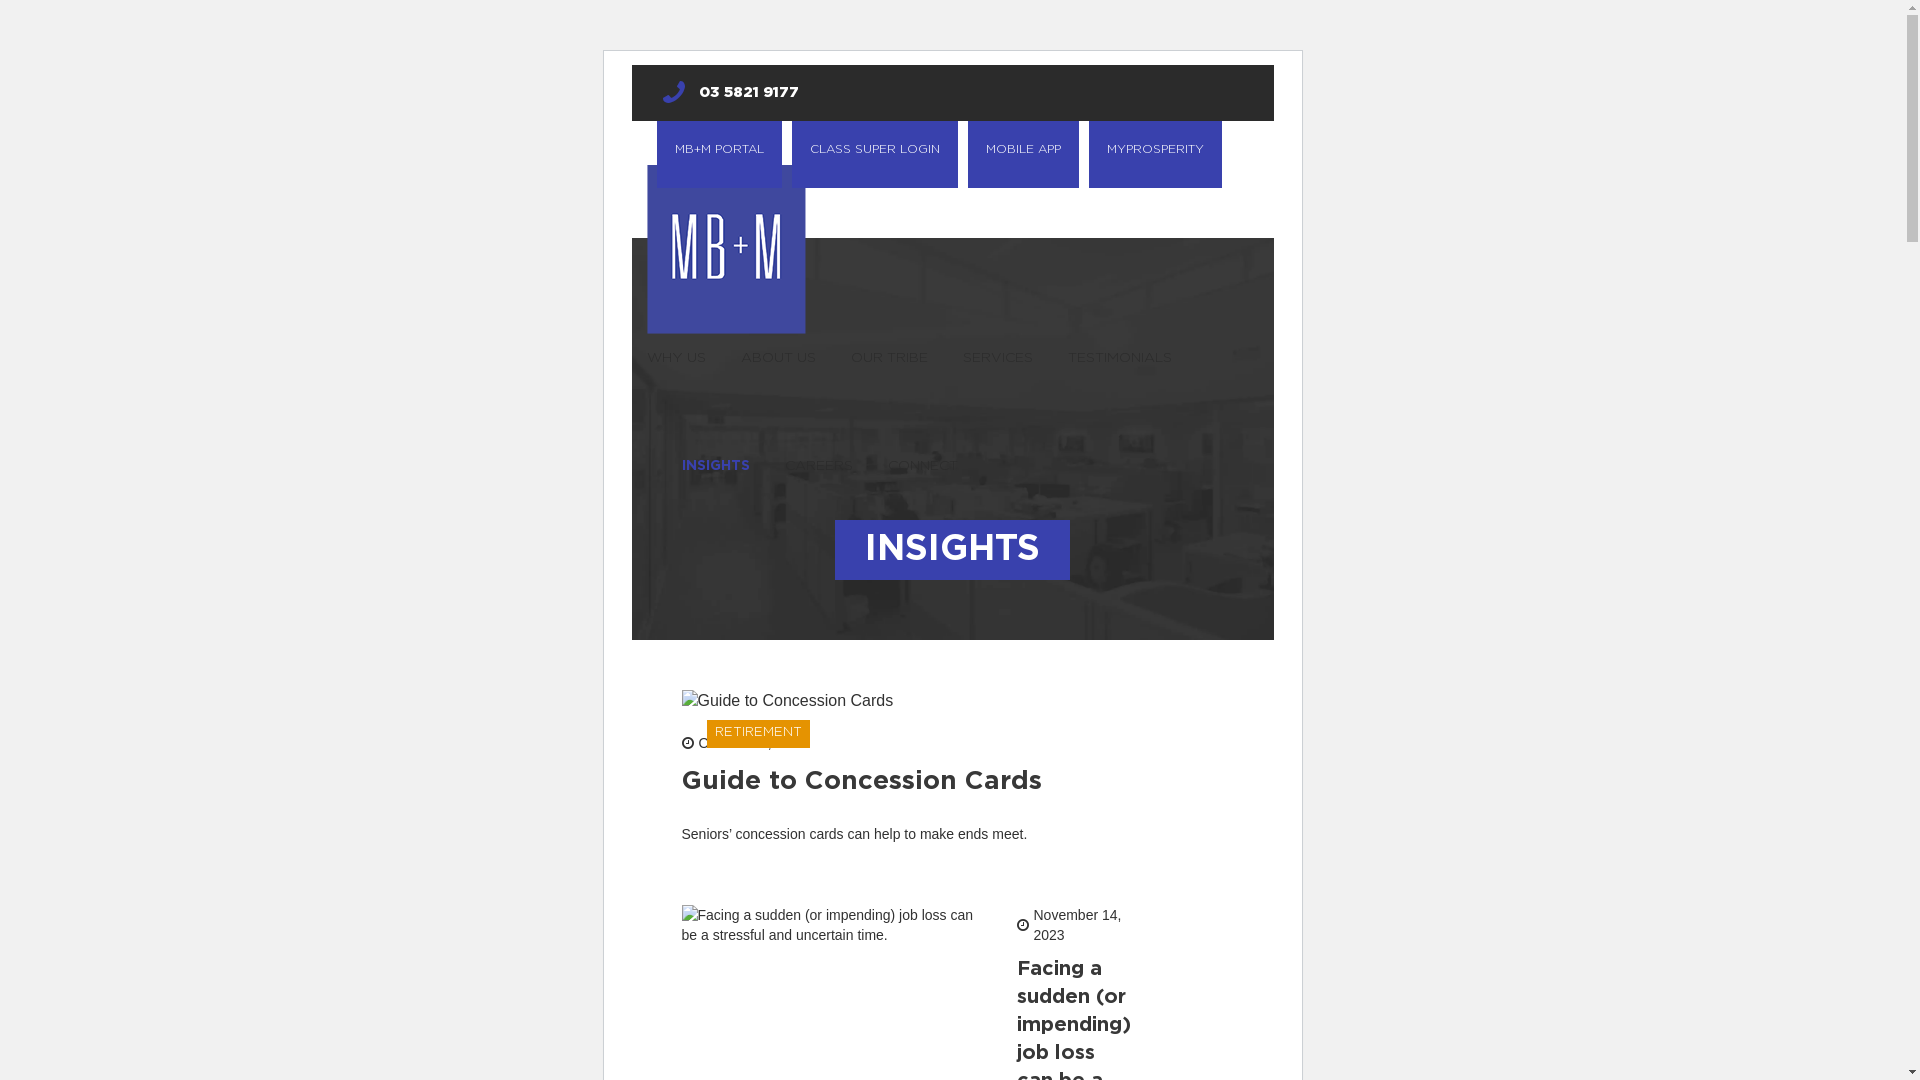 The width and height of the screenshot is (1920, 1080). I want to click on 'ABOUT US', so click(776, 357).